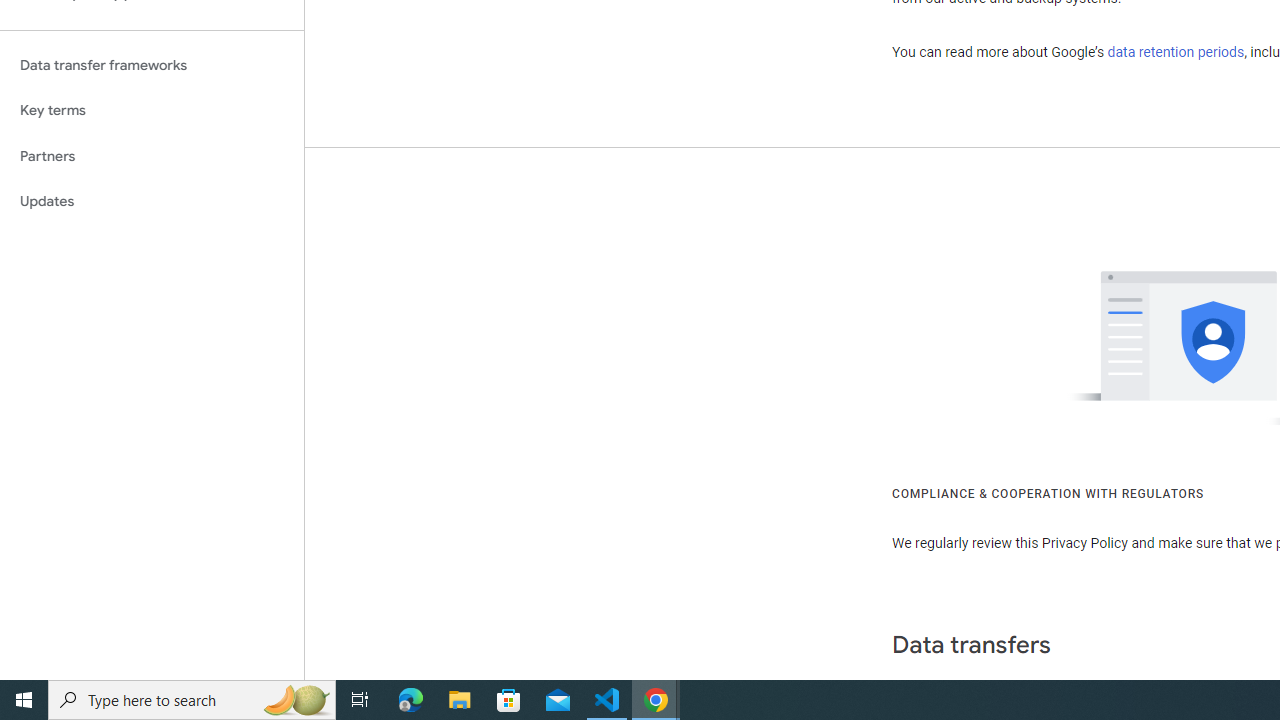 The image size is (1280, 720). Describe the element at coordinates (151, 155) in the screenshot. I see `'Partners'` at that location.